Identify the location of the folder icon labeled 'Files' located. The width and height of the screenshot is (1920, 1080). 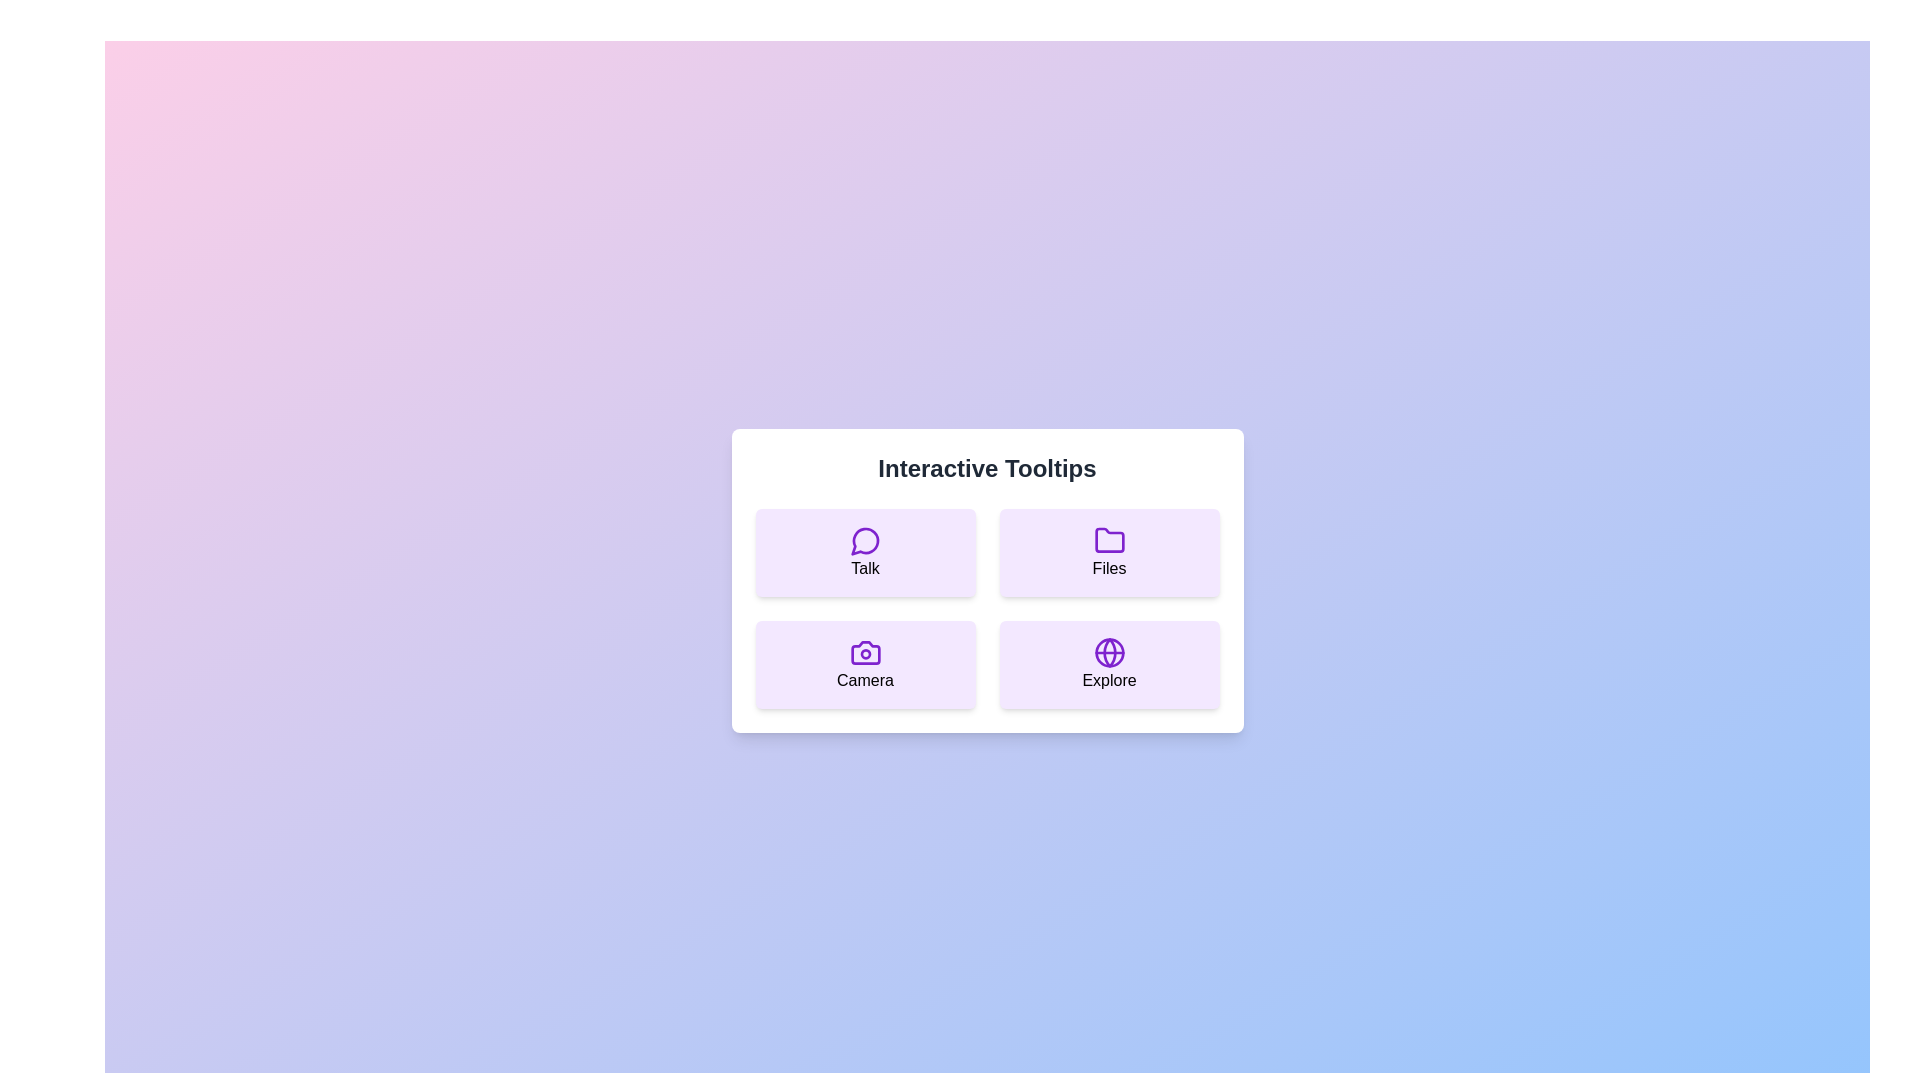
(1108, 540).